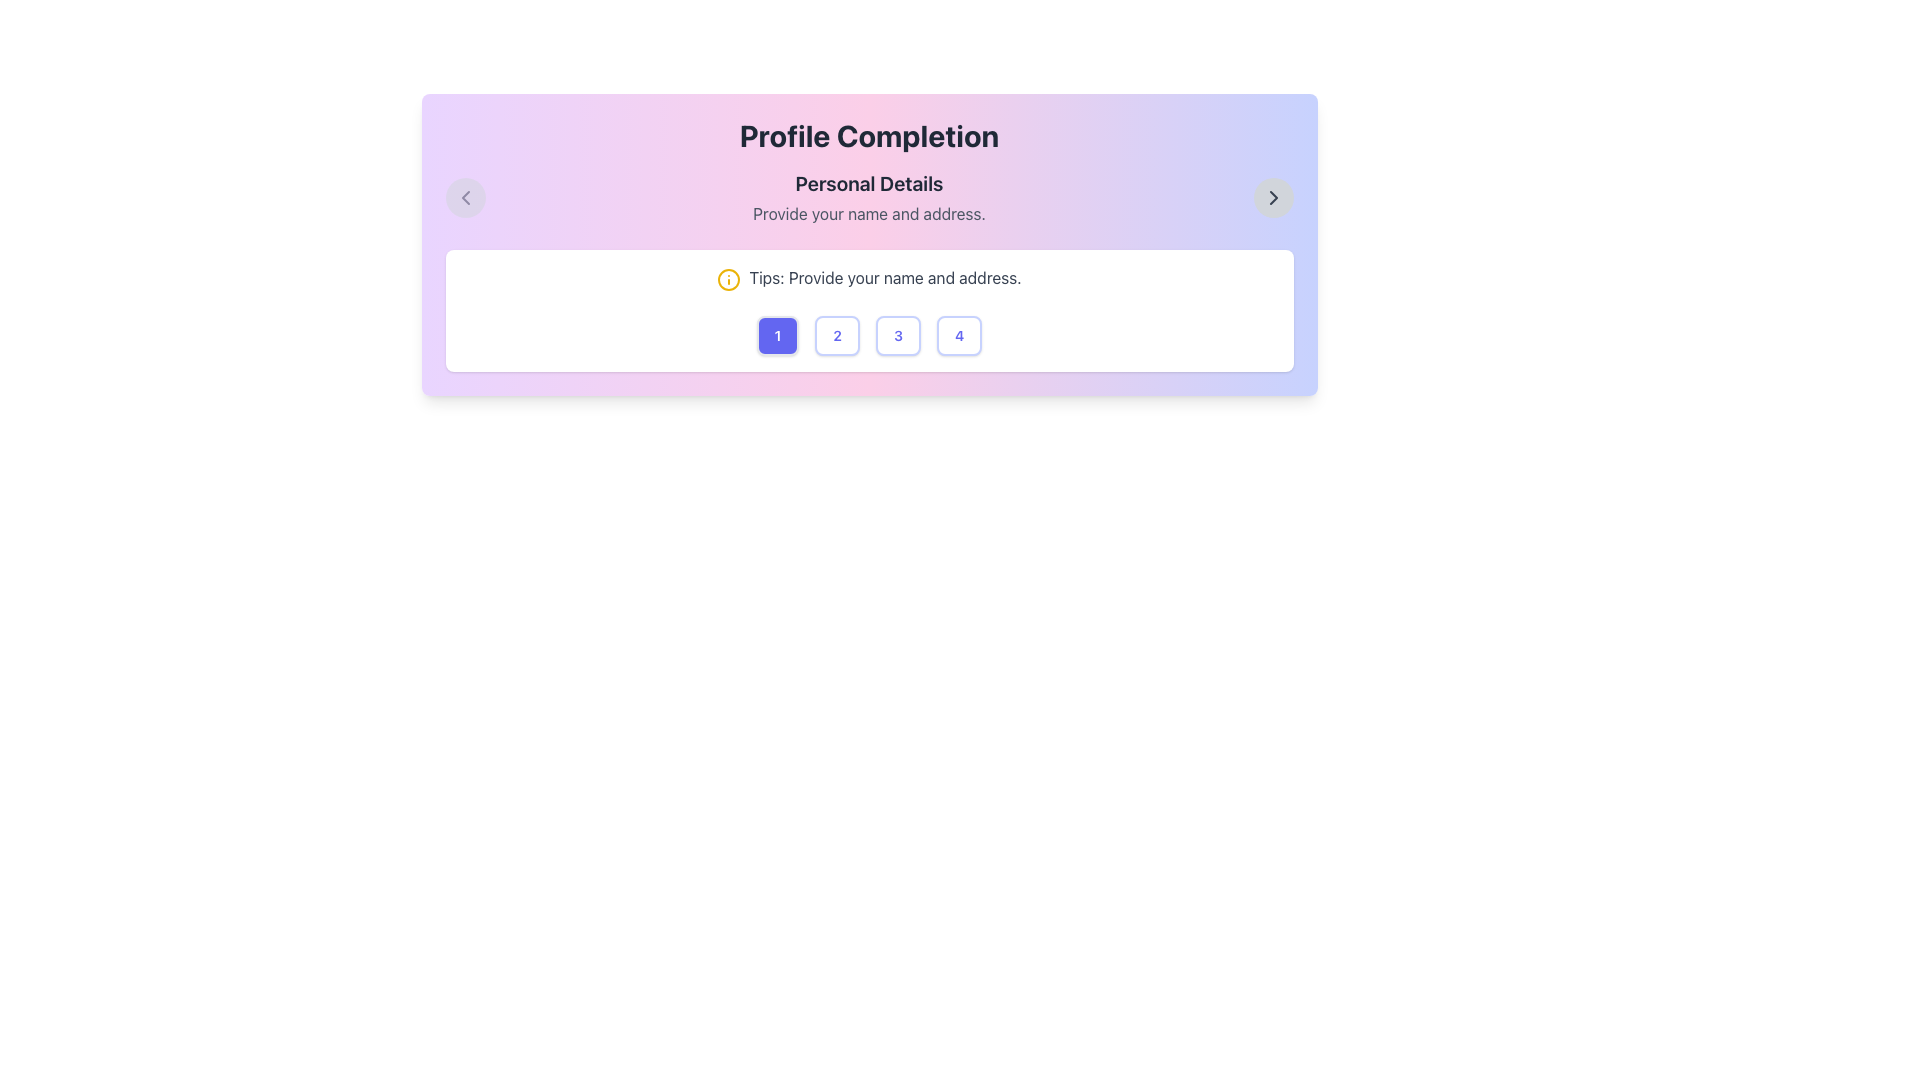  What do you see at coordinates (776, 334) in the screenshot?
I see `the first button labeled '1'` at bounding box center [776, 334].